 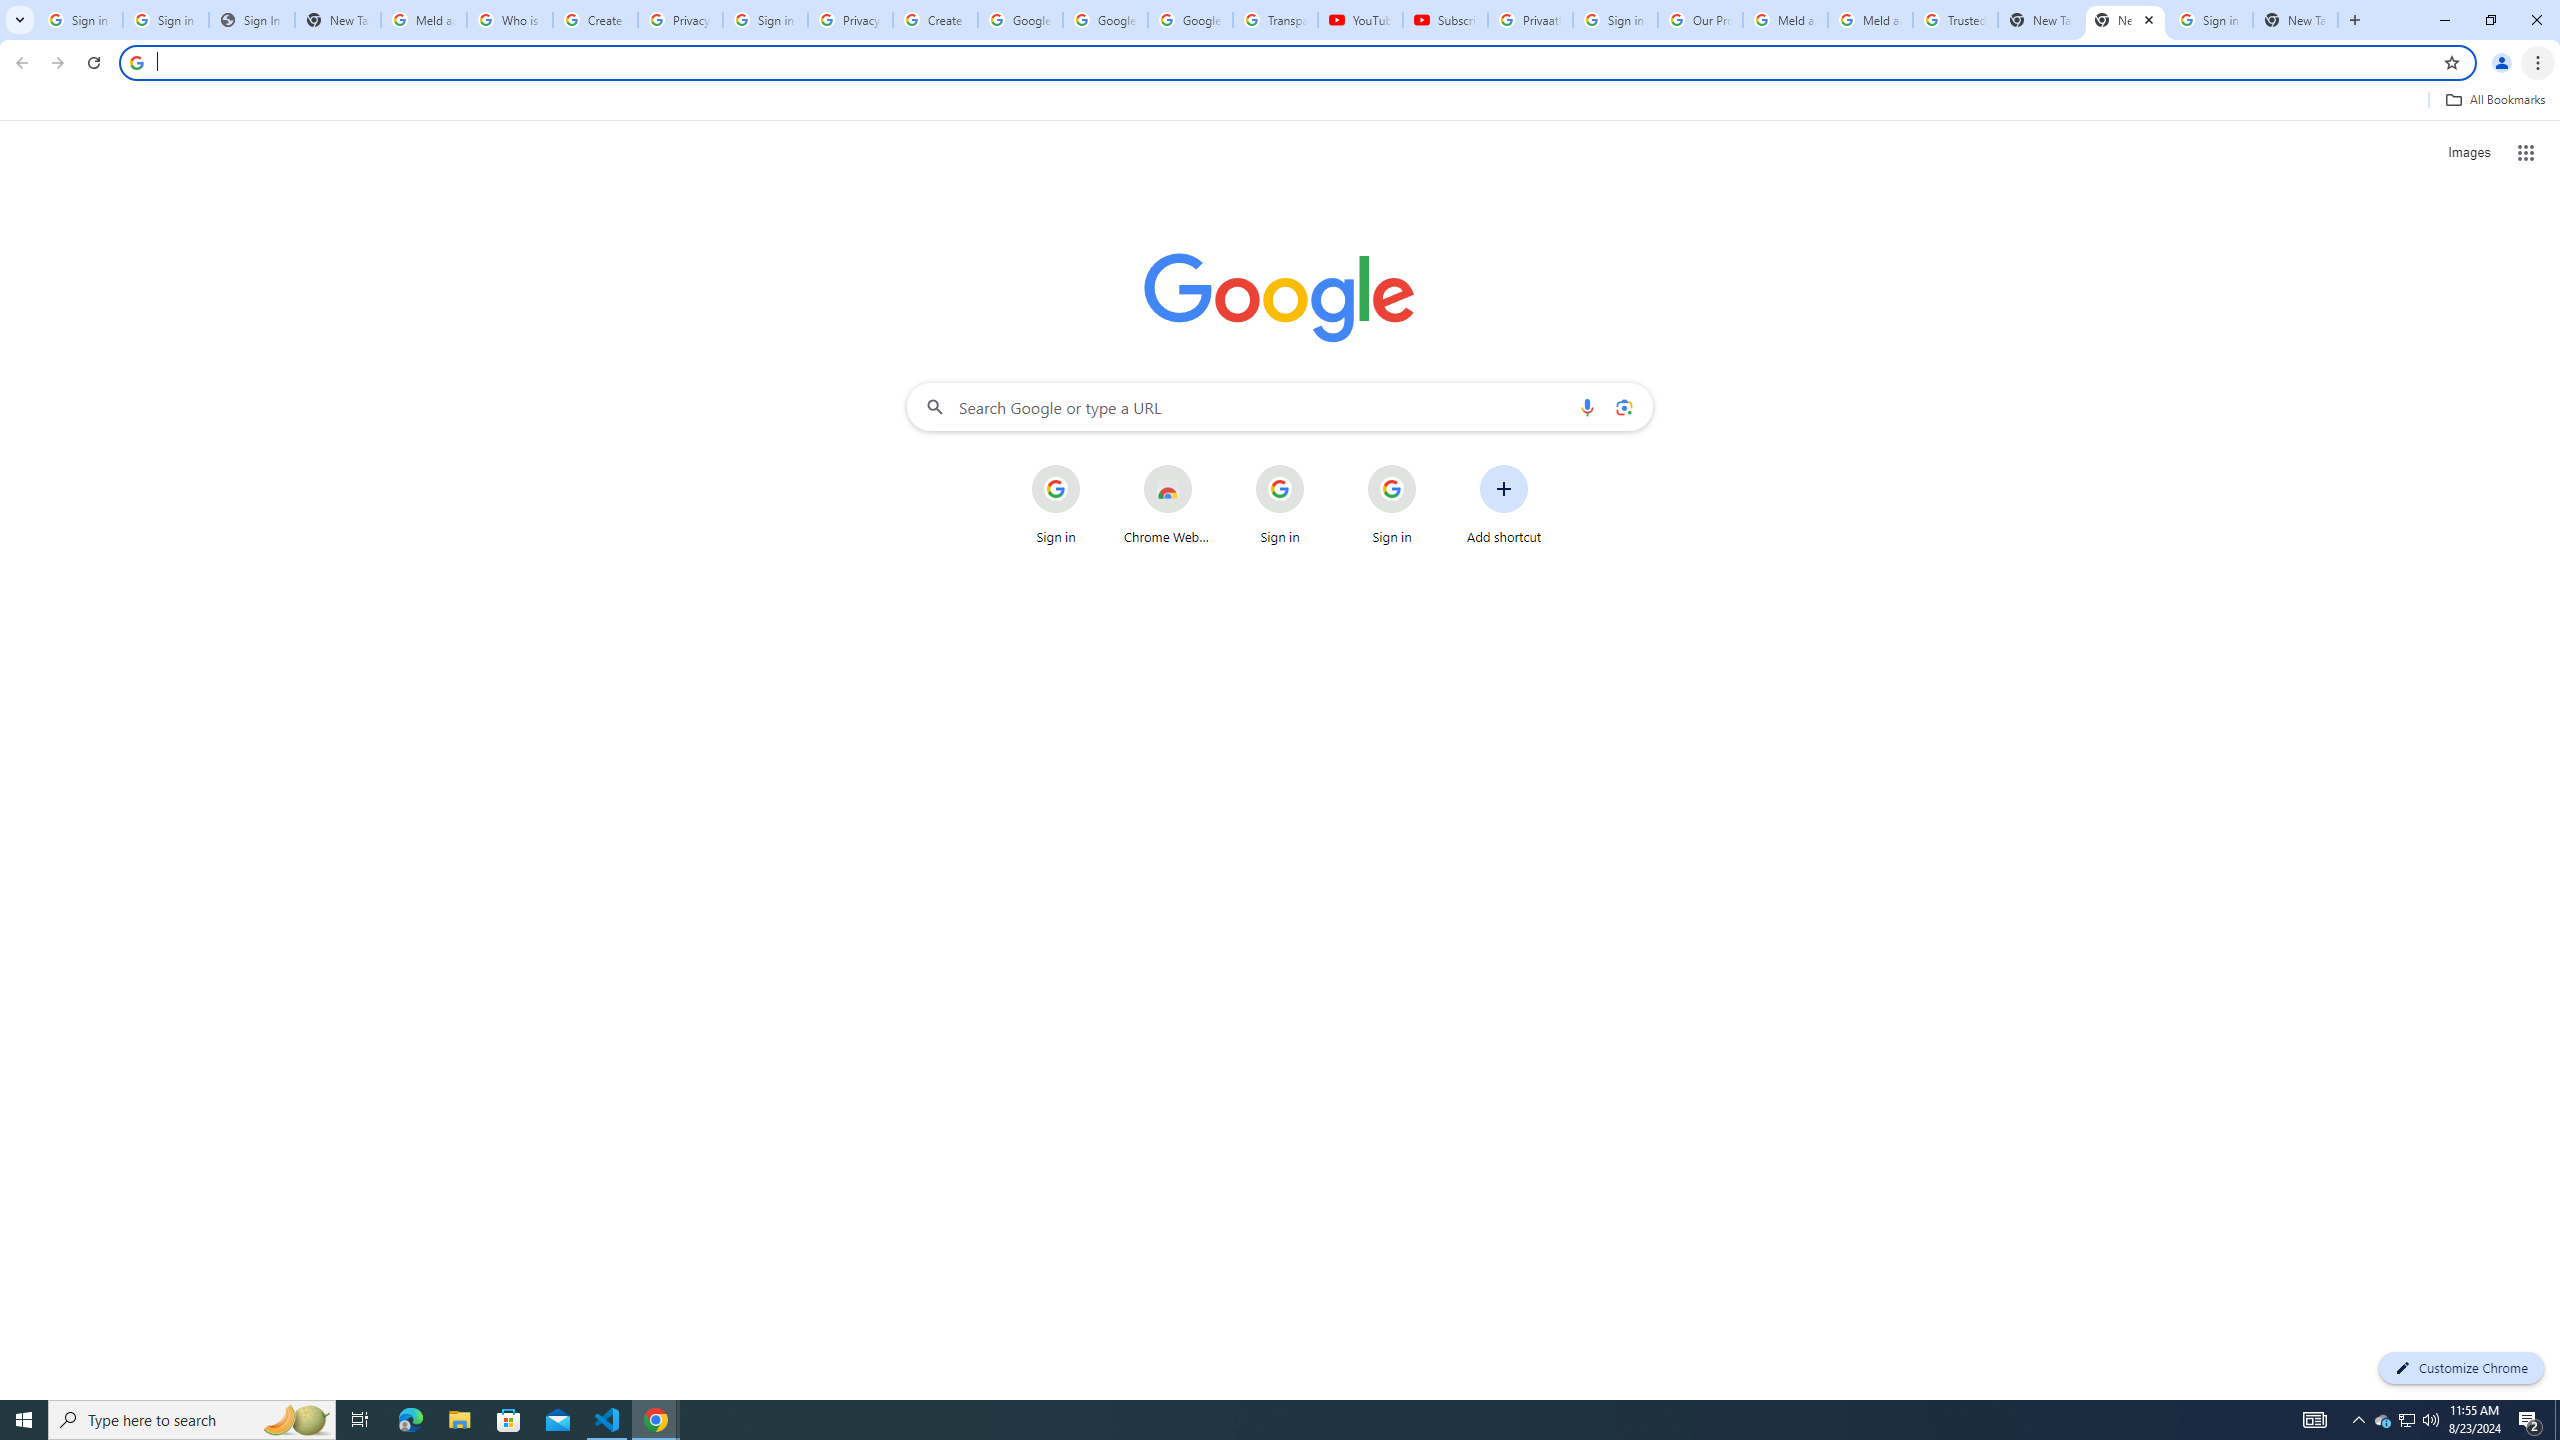 I want to click on 'Google apps', so click(x=2526, y=152).